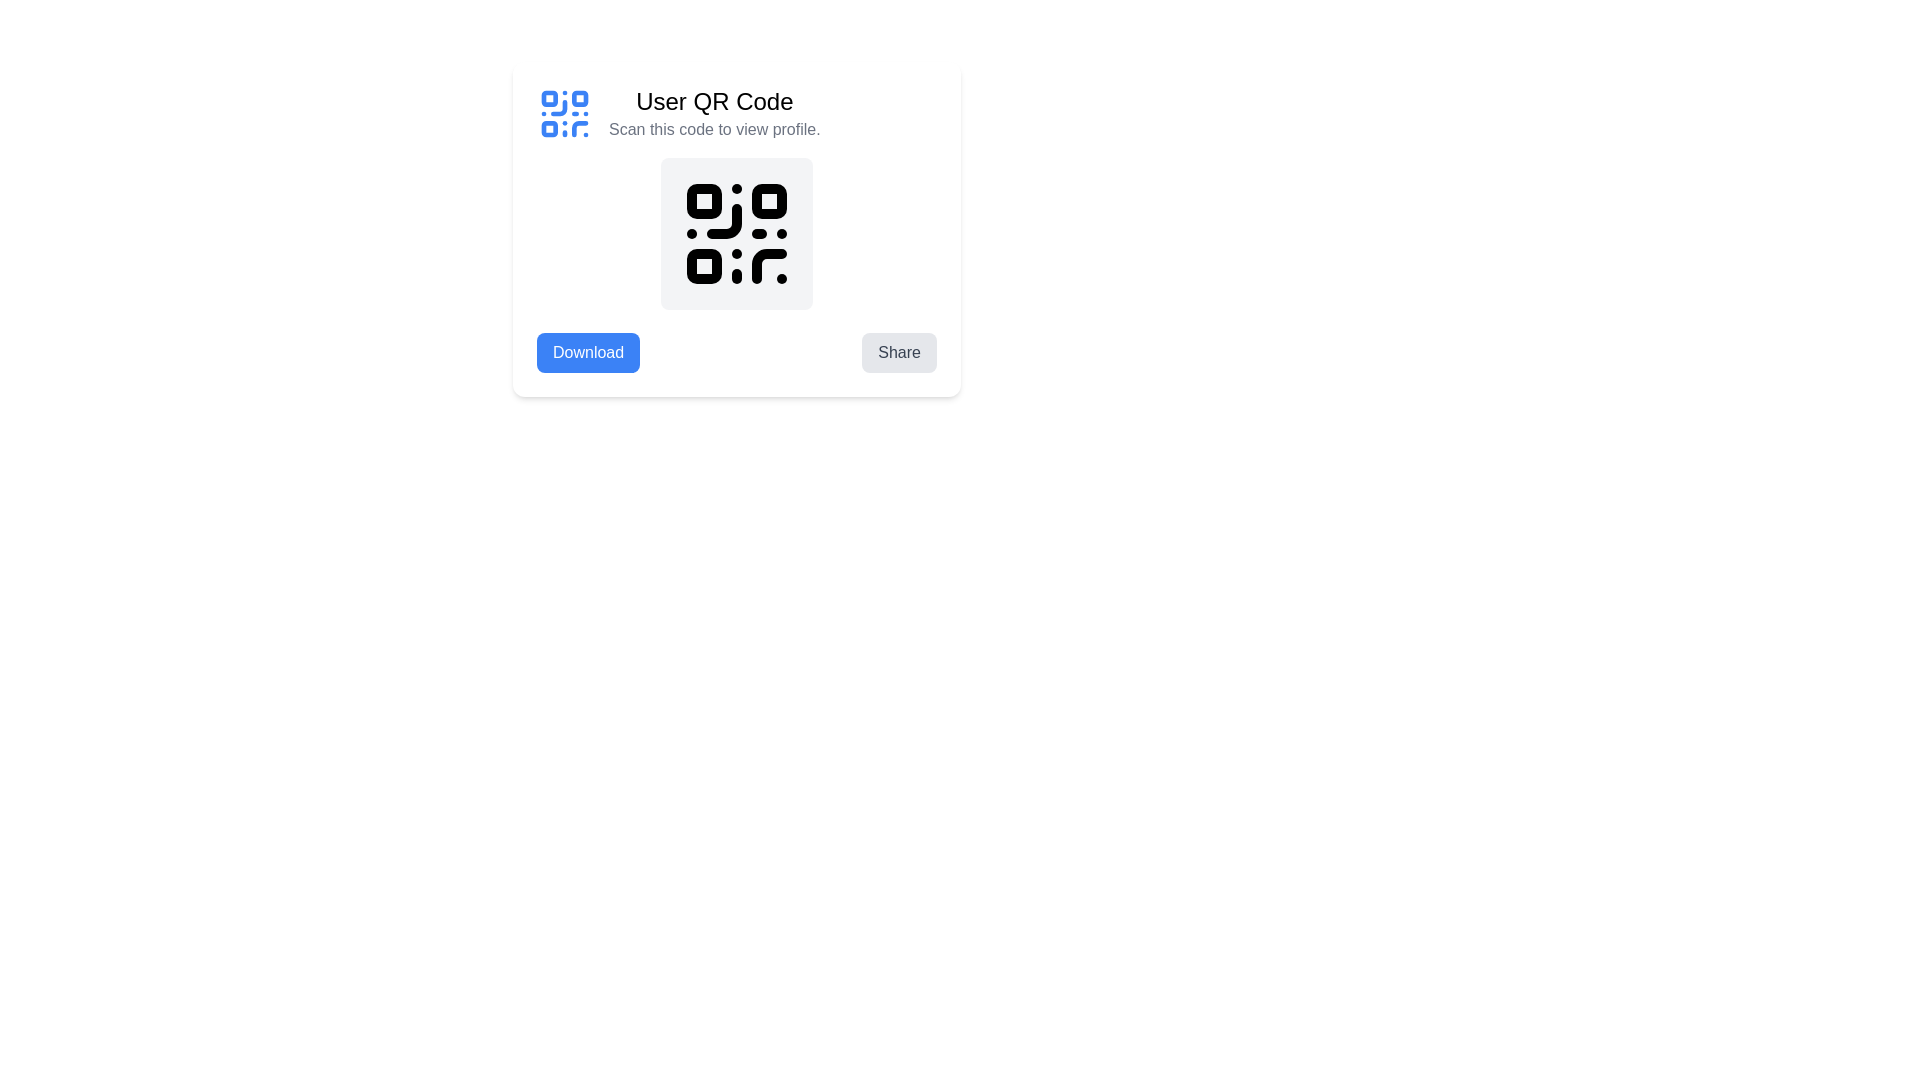 The width and height of the screenshot is (1920, 1080). Describe the element at coordinates (897, 352) in the screenshot. I see `the 'Share' button with a gray background and rounded corners located to the right of the 'Download' button` at that location.